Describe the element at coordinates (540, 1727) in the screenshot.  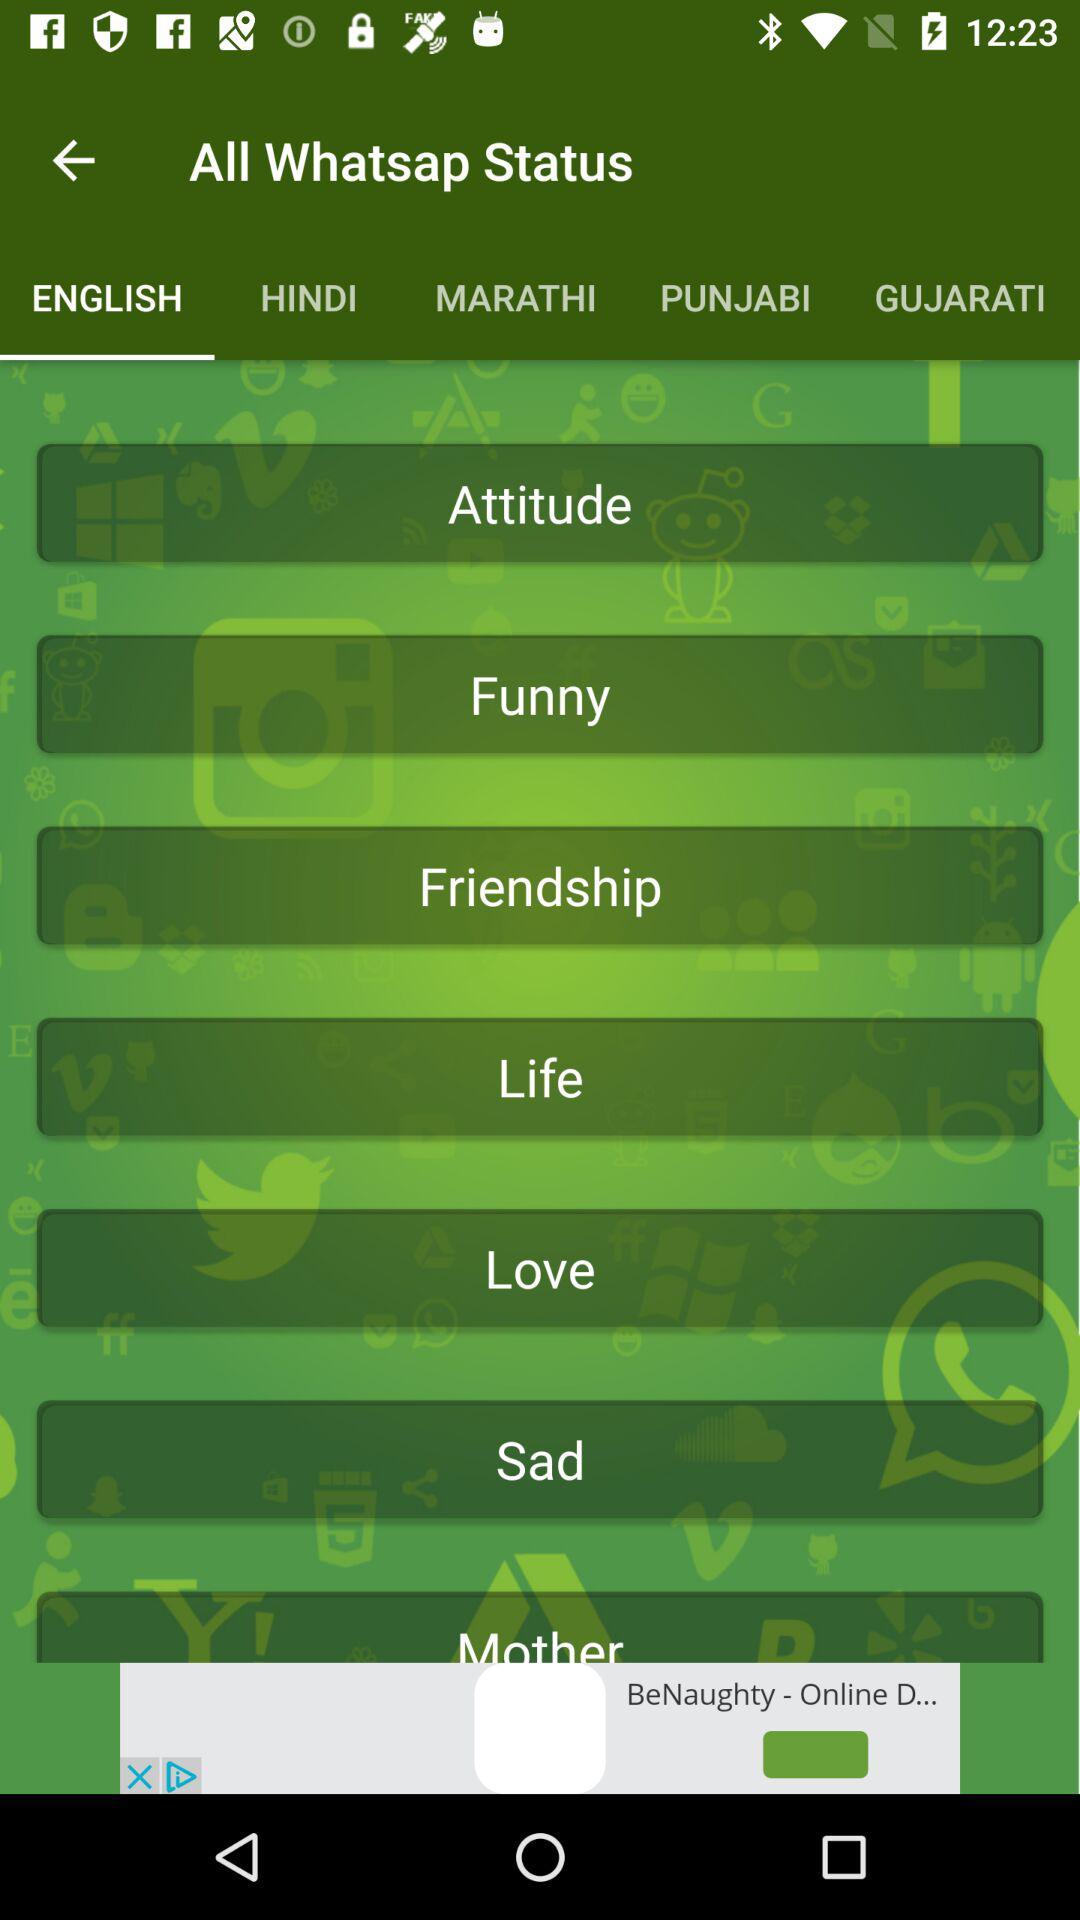
I see `its an advertisement` at that location.